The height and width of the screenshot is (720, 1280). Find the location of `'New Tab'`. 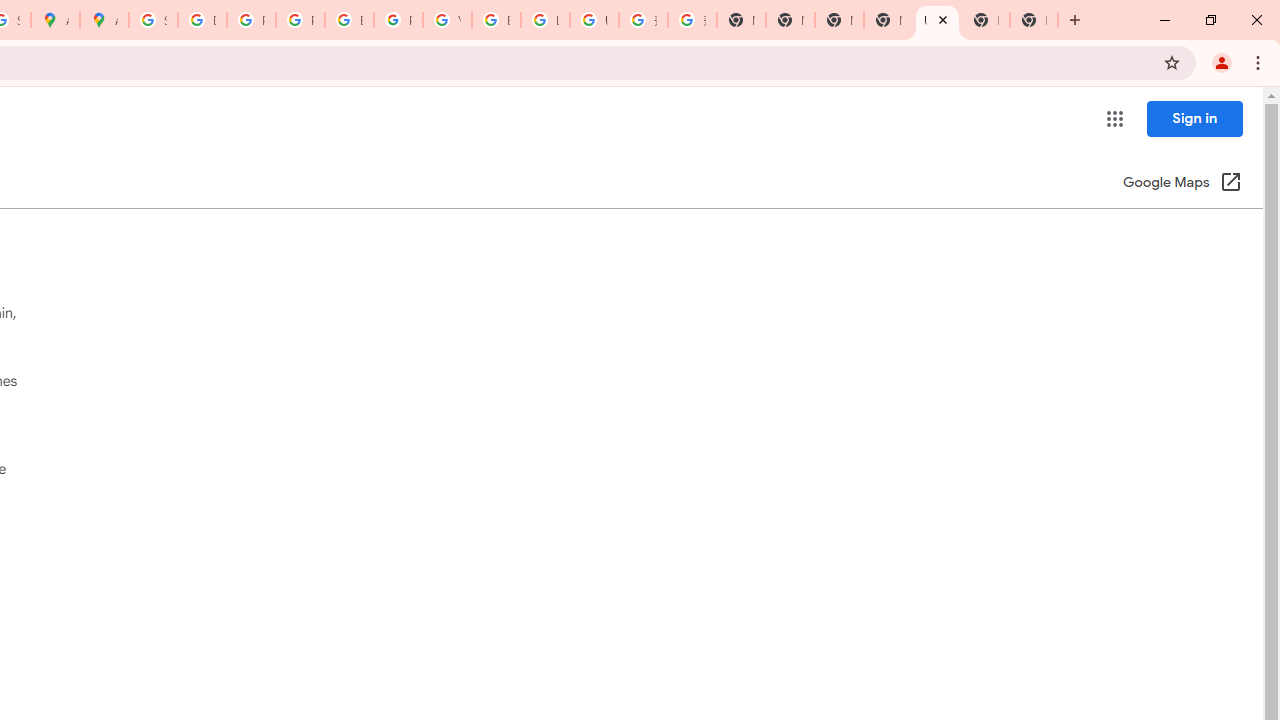

'New Tab' is located at coordinates (986, 20).